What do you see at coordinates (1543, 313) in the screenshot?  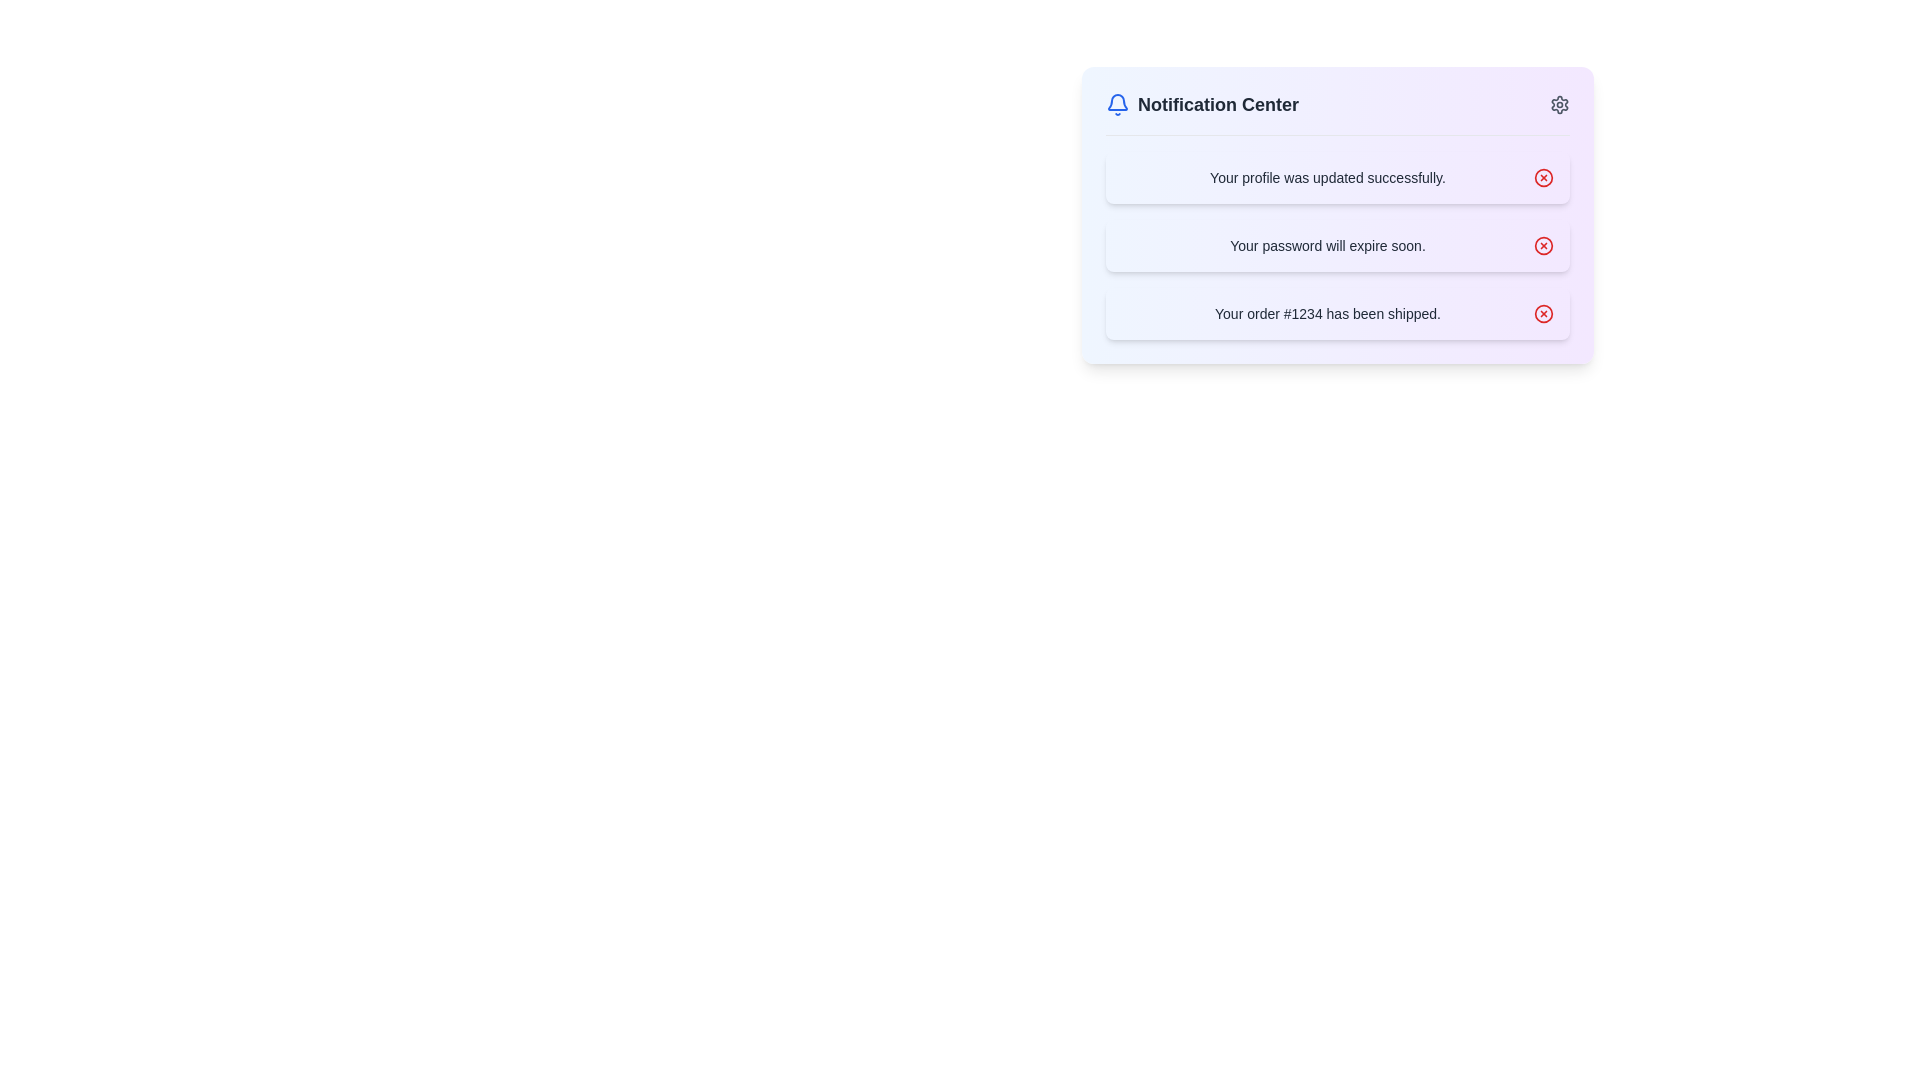 I see `the Circle element located on the rightmost side of the notification component adjacent to the 'Your order #1234 has been shipped.' message` at bounding box center [1543, 313].